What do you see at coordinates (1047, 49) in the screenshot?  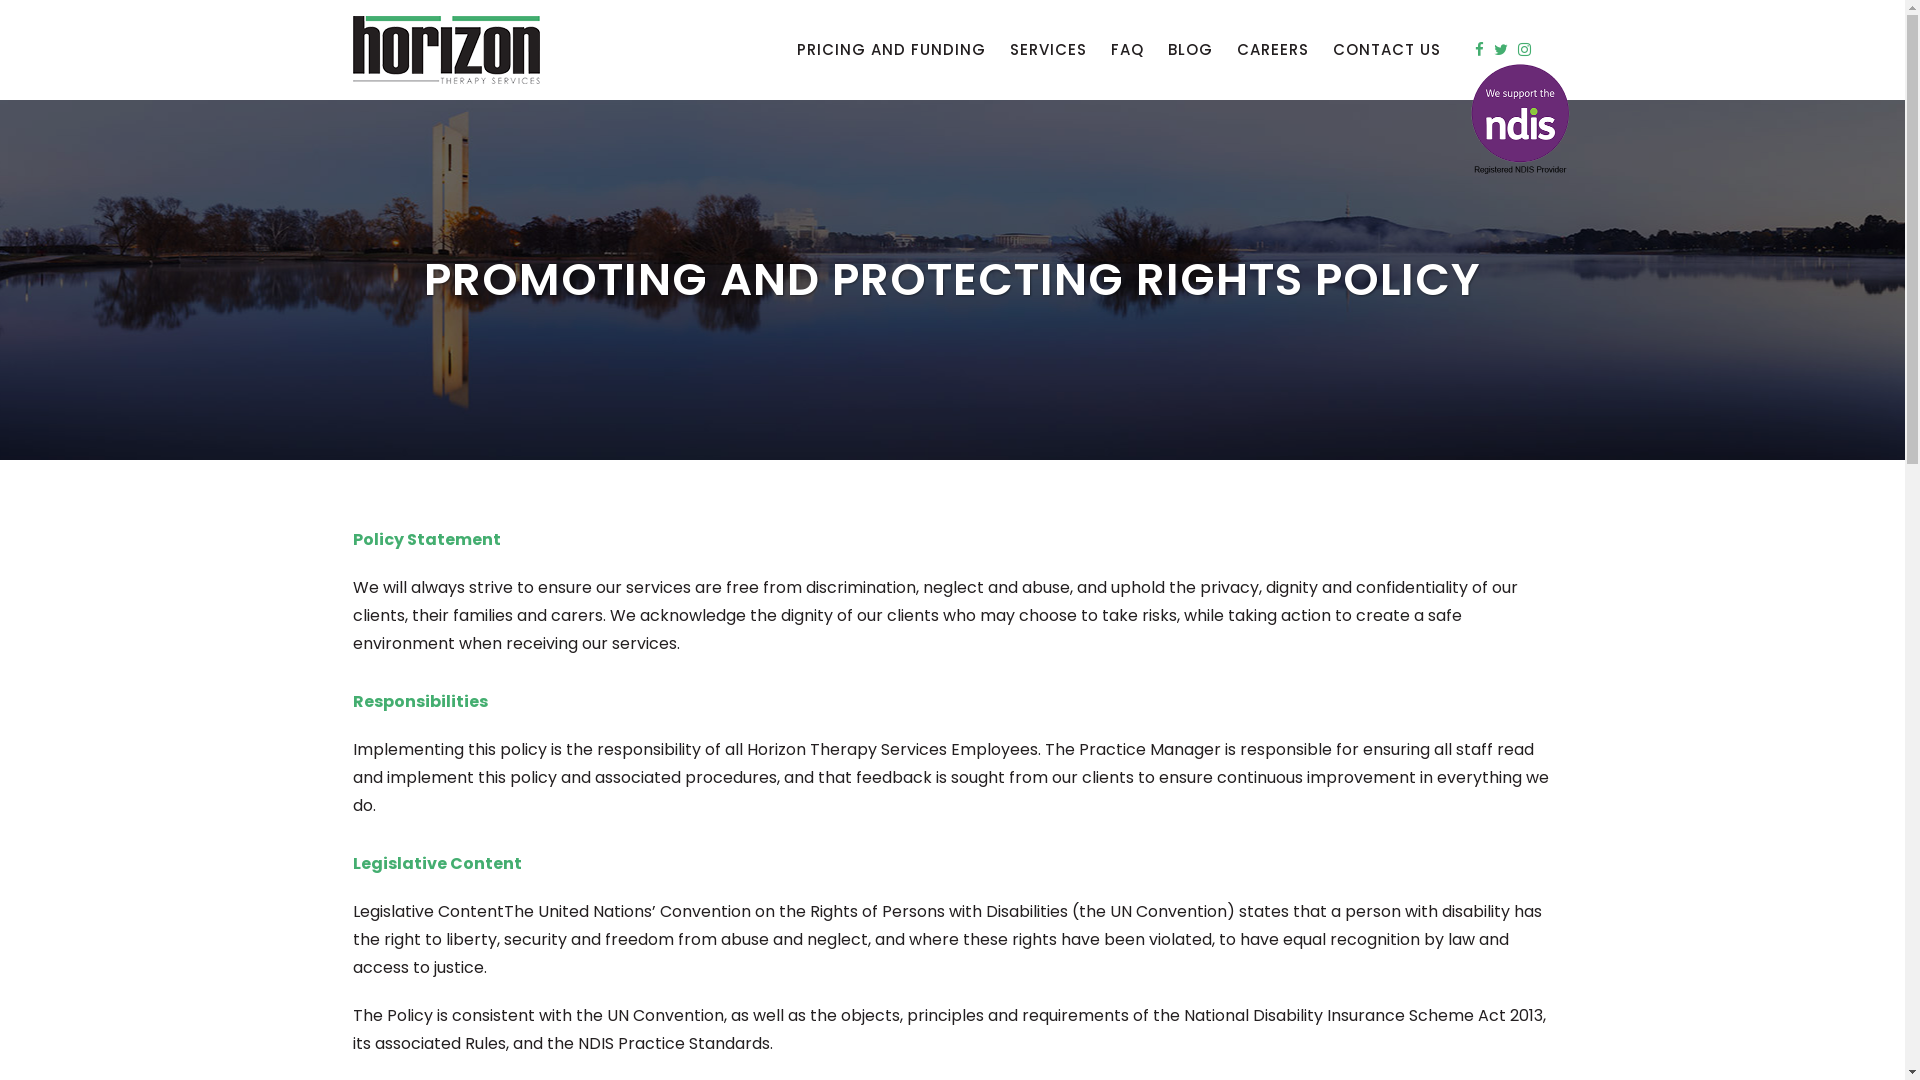 I see `'SERVICES'` at bounding box center [1047, 49].